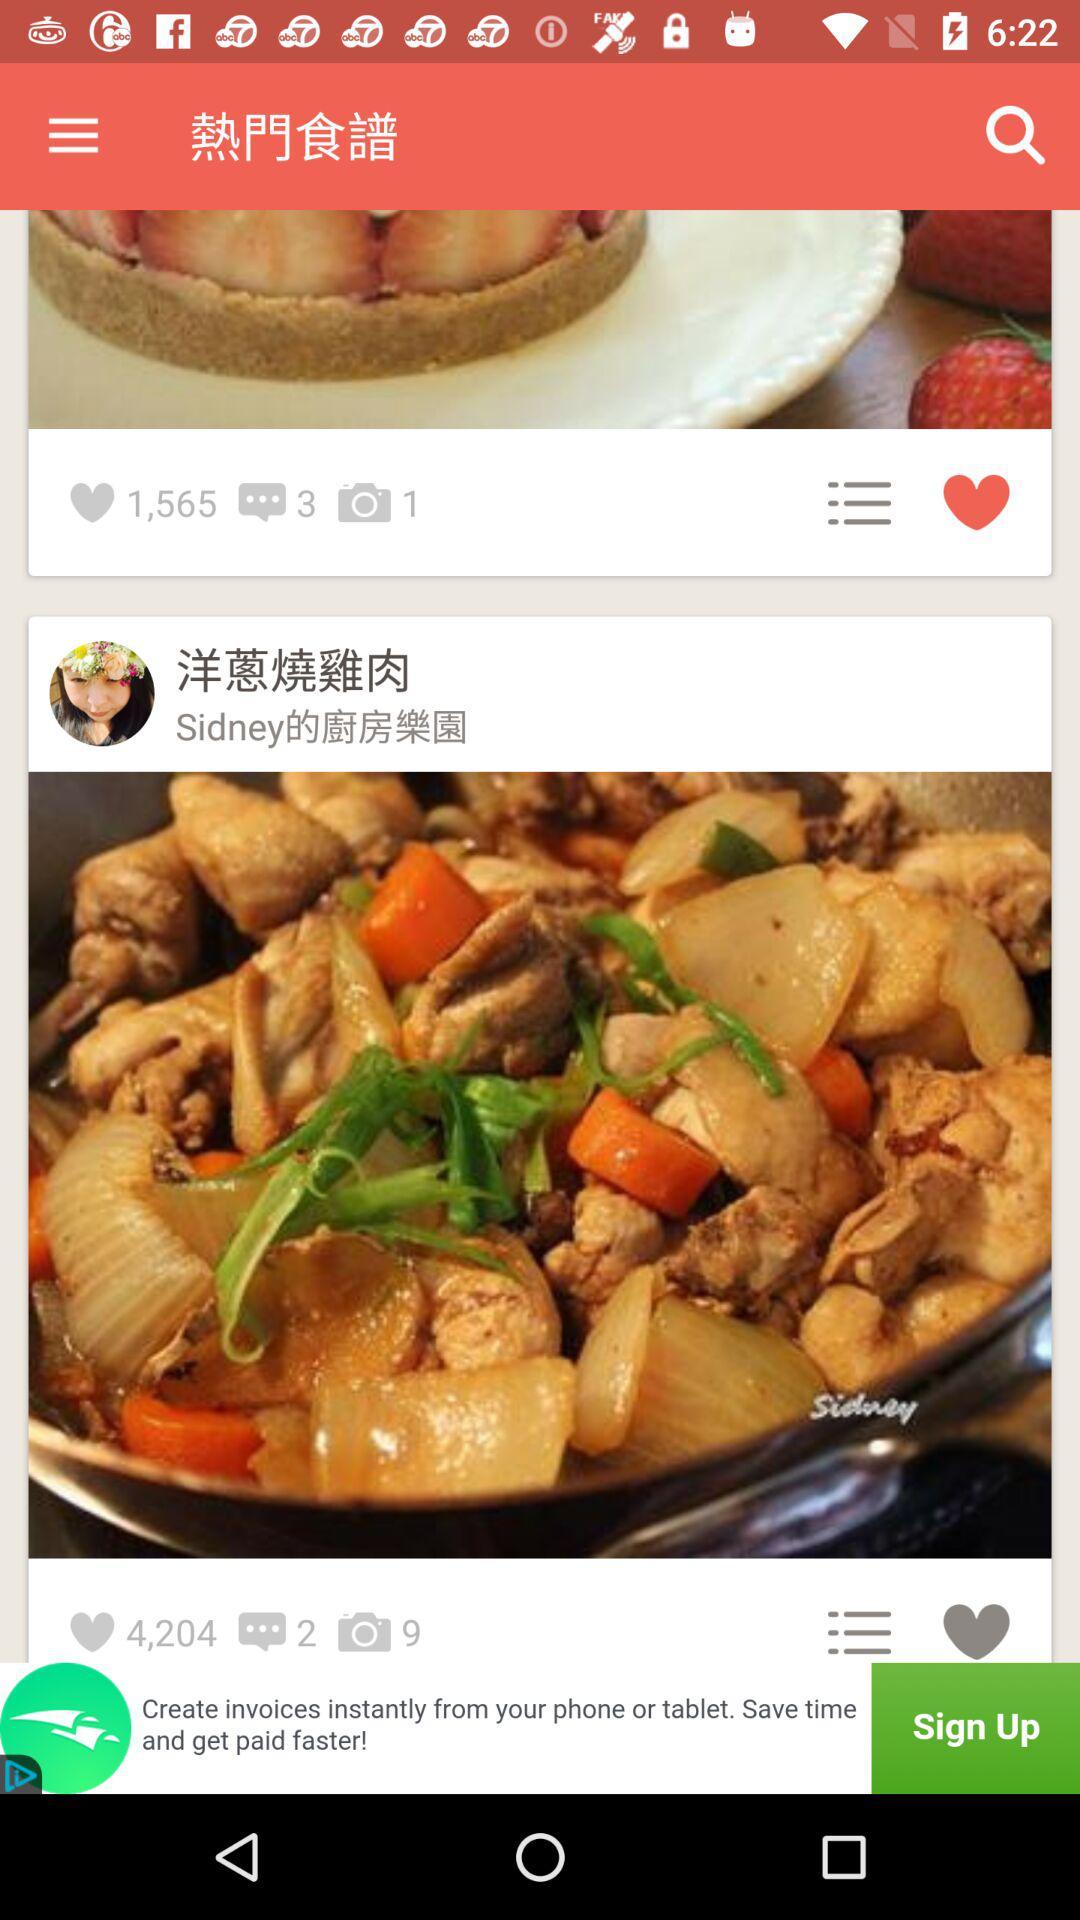 The width and height of the screenshot is (1080, 1920). Describe the element at coordinates (98, 1632) in the screenshot. I see `the symbol which is to the left of the number 4204` at that location.